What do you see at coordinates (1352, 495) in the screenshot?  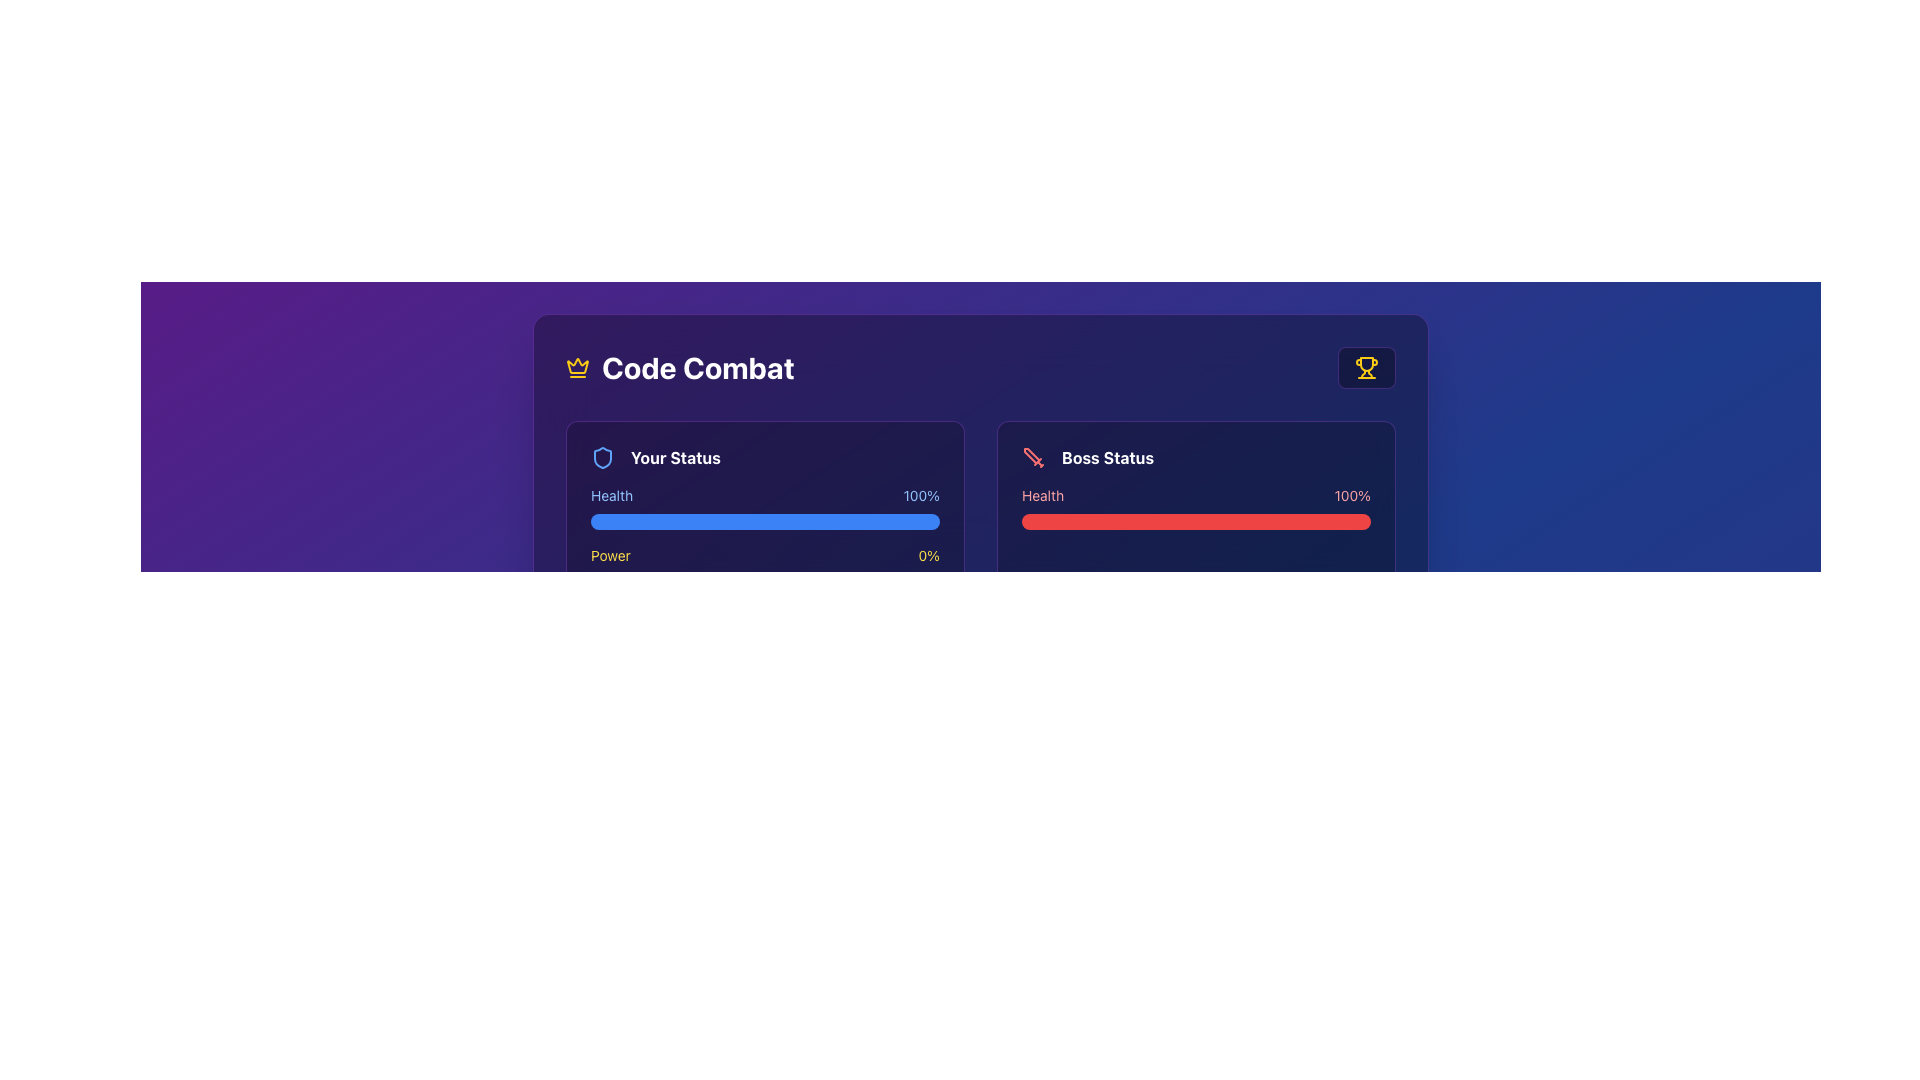 I see `the text label displaying '100%' in red font color, which indicates health status and is located in the 'Boss Status' panel above the red health progress bar` at bounding box center [1352, 495].